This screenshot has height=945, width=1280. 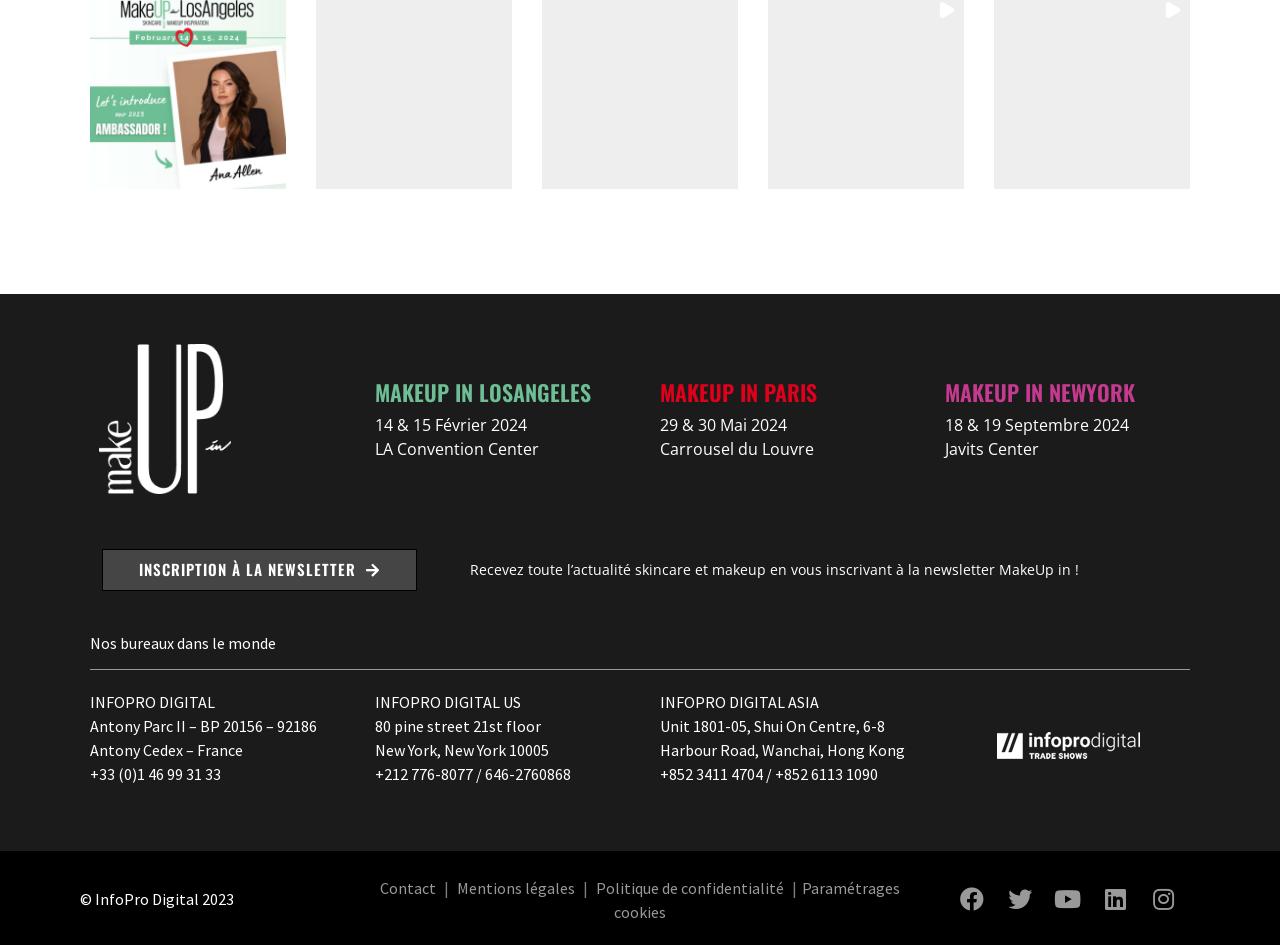 What do you see at coordinates (471, 772) in the screenshot?
I see `'+212 776-8077 / 646-2760868'` at bounding box center [471, 772].